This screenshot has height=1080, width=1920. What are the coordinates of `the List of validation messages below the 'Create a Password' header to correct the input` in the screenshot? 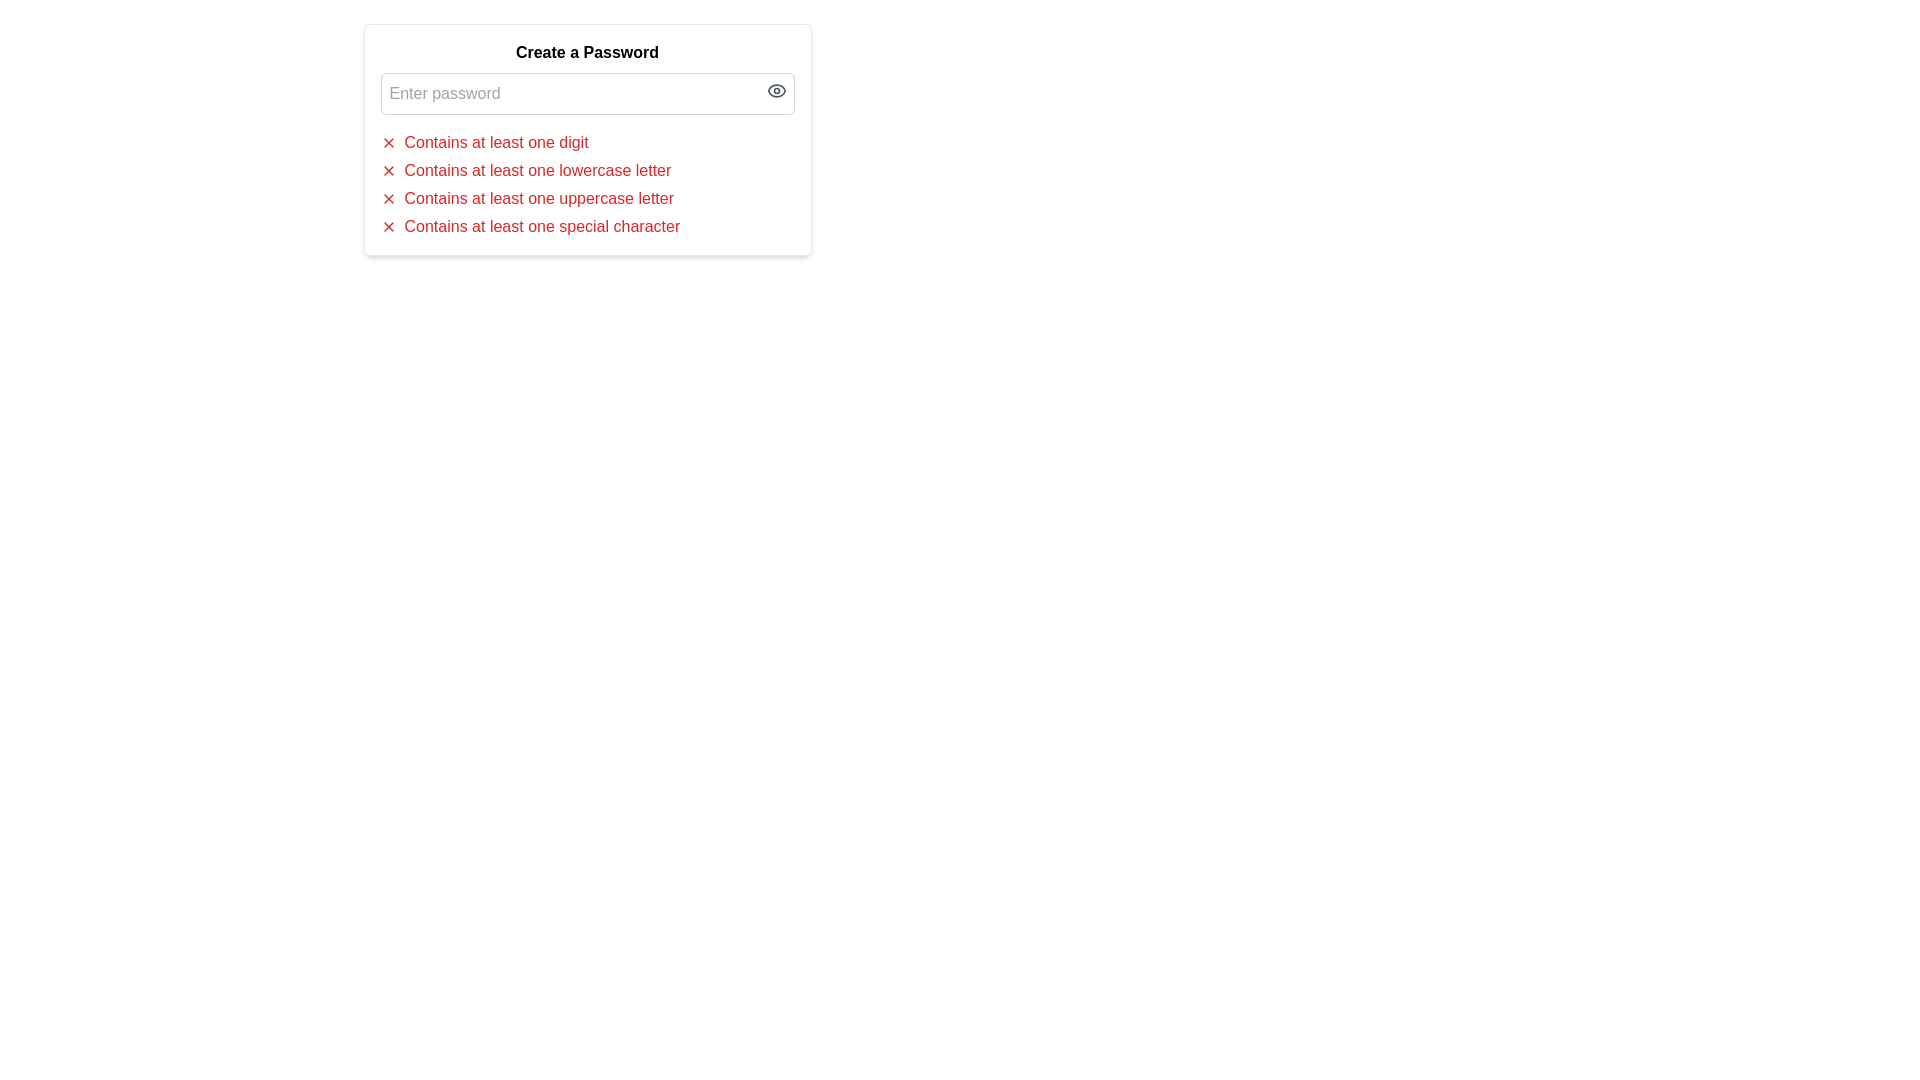 It's located at (586, 185).